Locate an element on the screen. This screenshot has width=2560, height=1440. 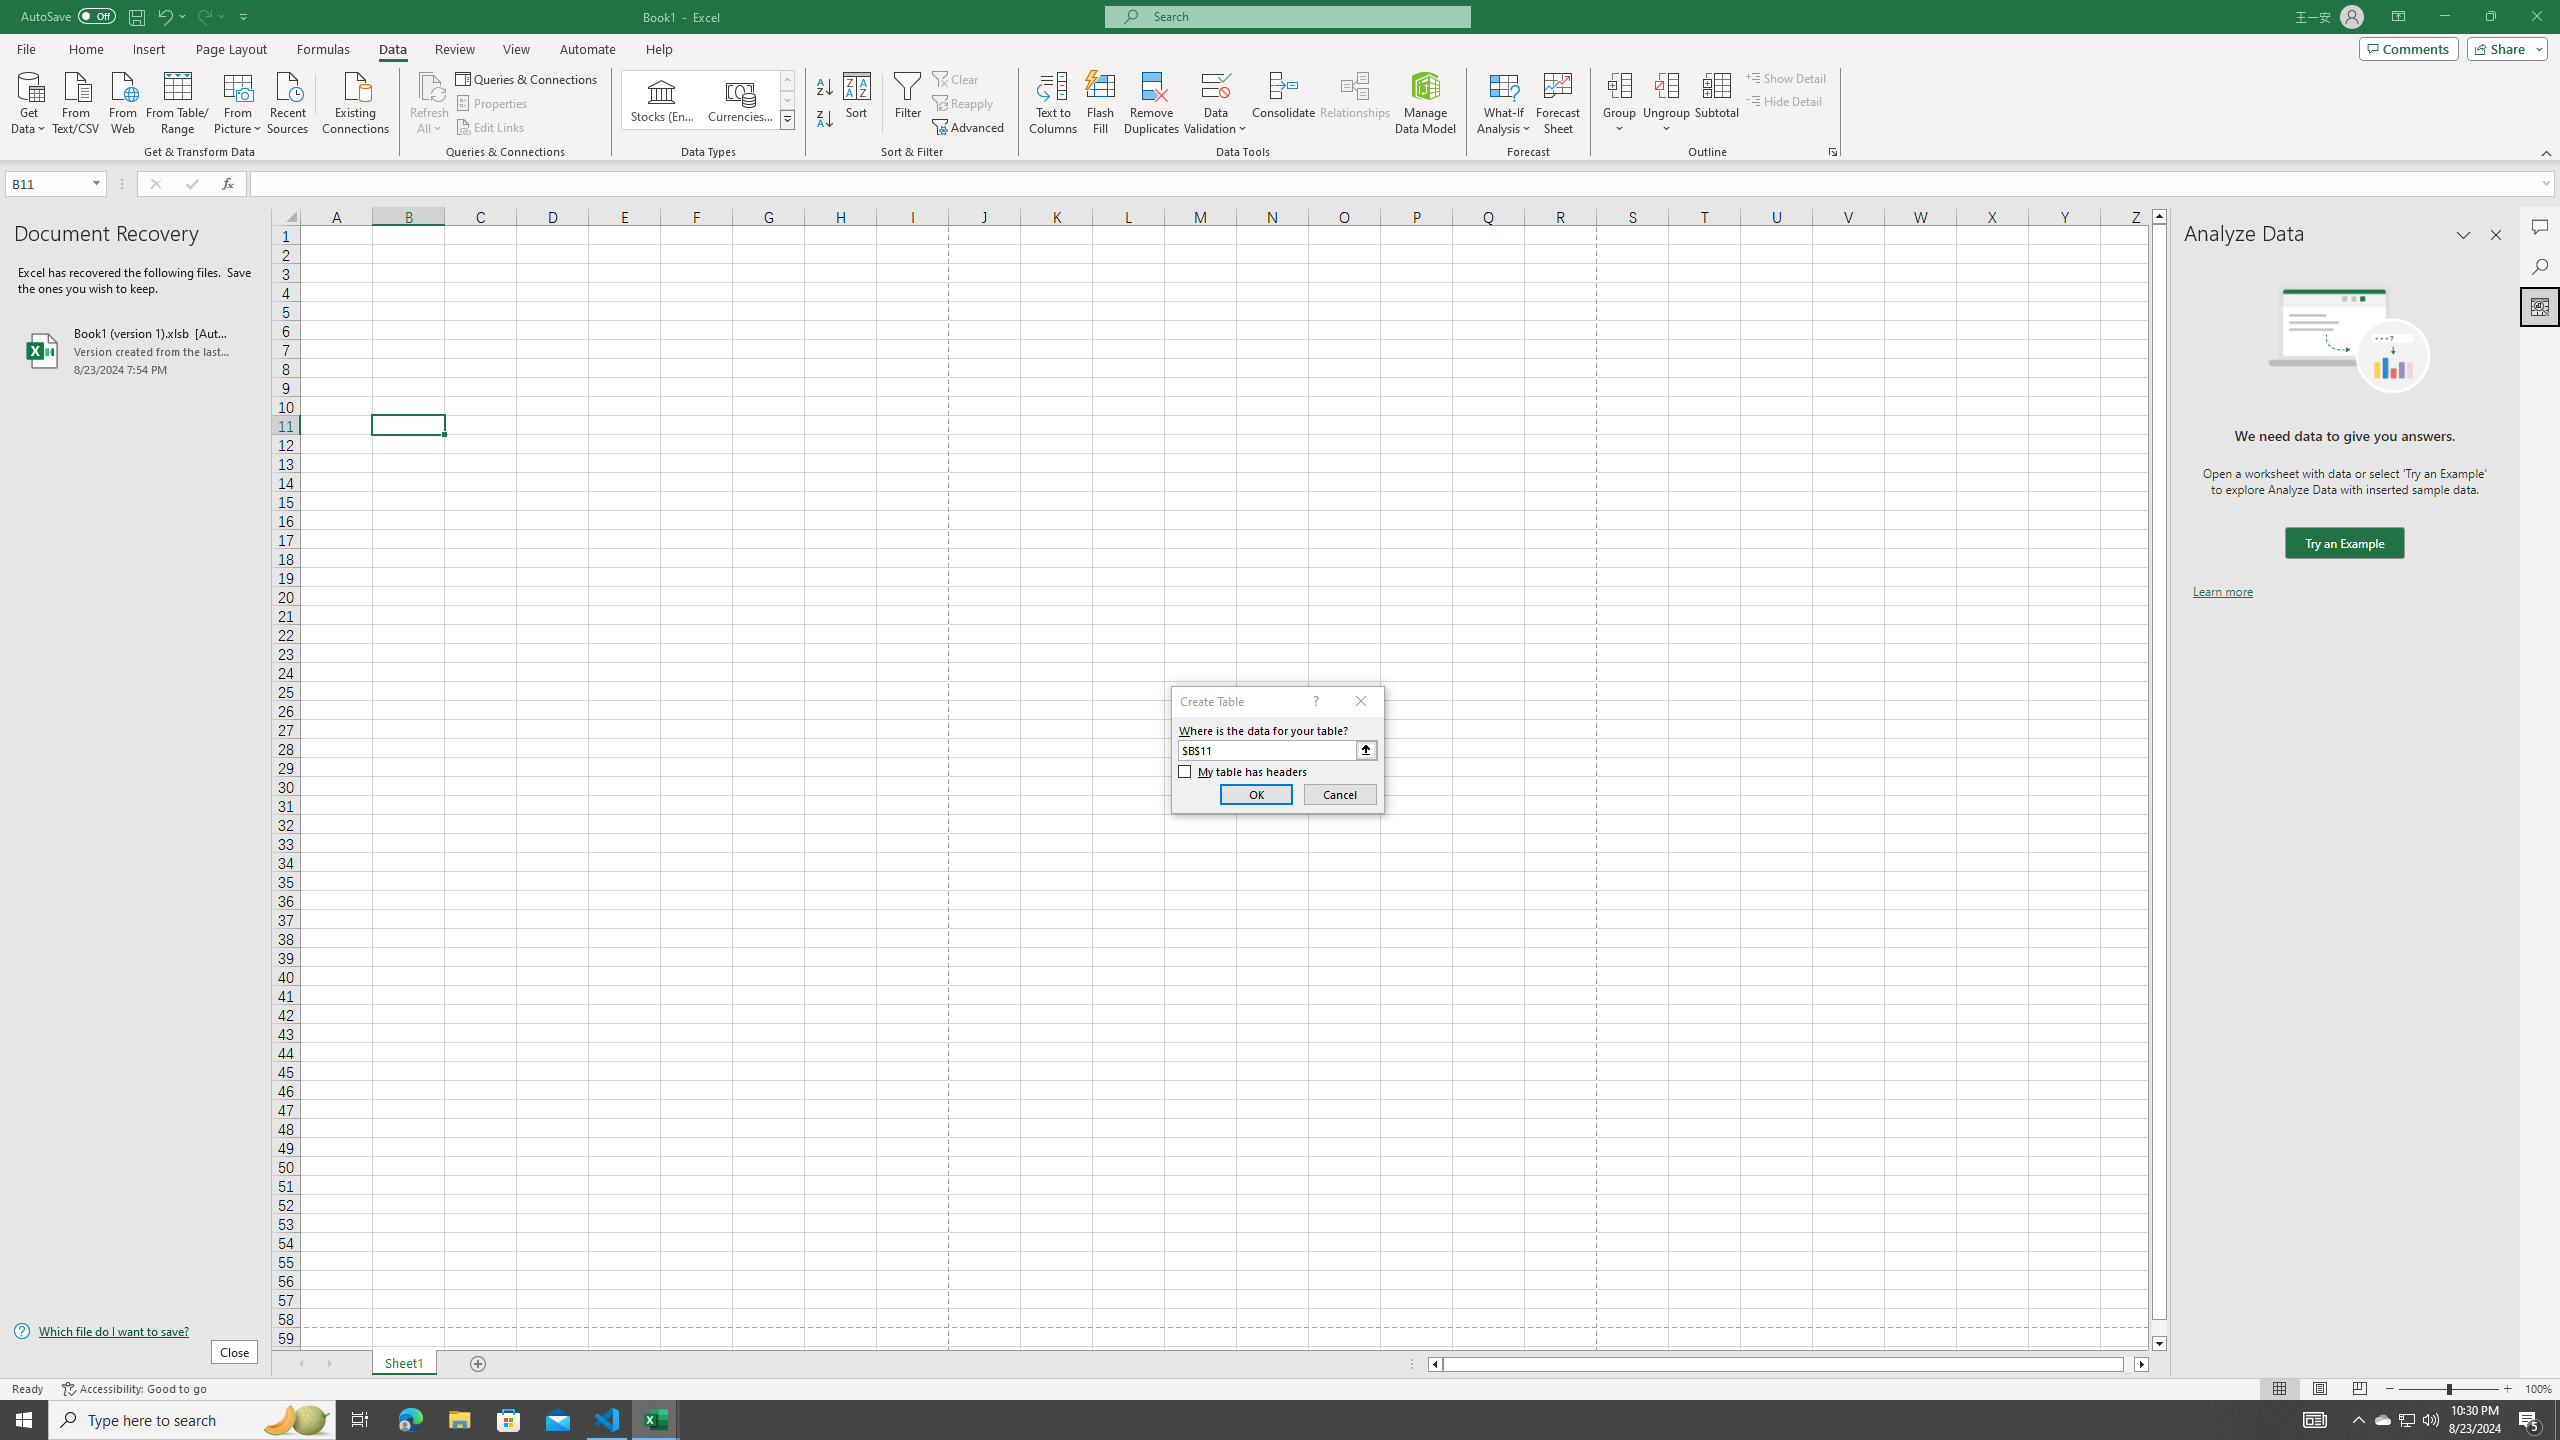
'From Table/Range' is located at coordinates (176, 100).